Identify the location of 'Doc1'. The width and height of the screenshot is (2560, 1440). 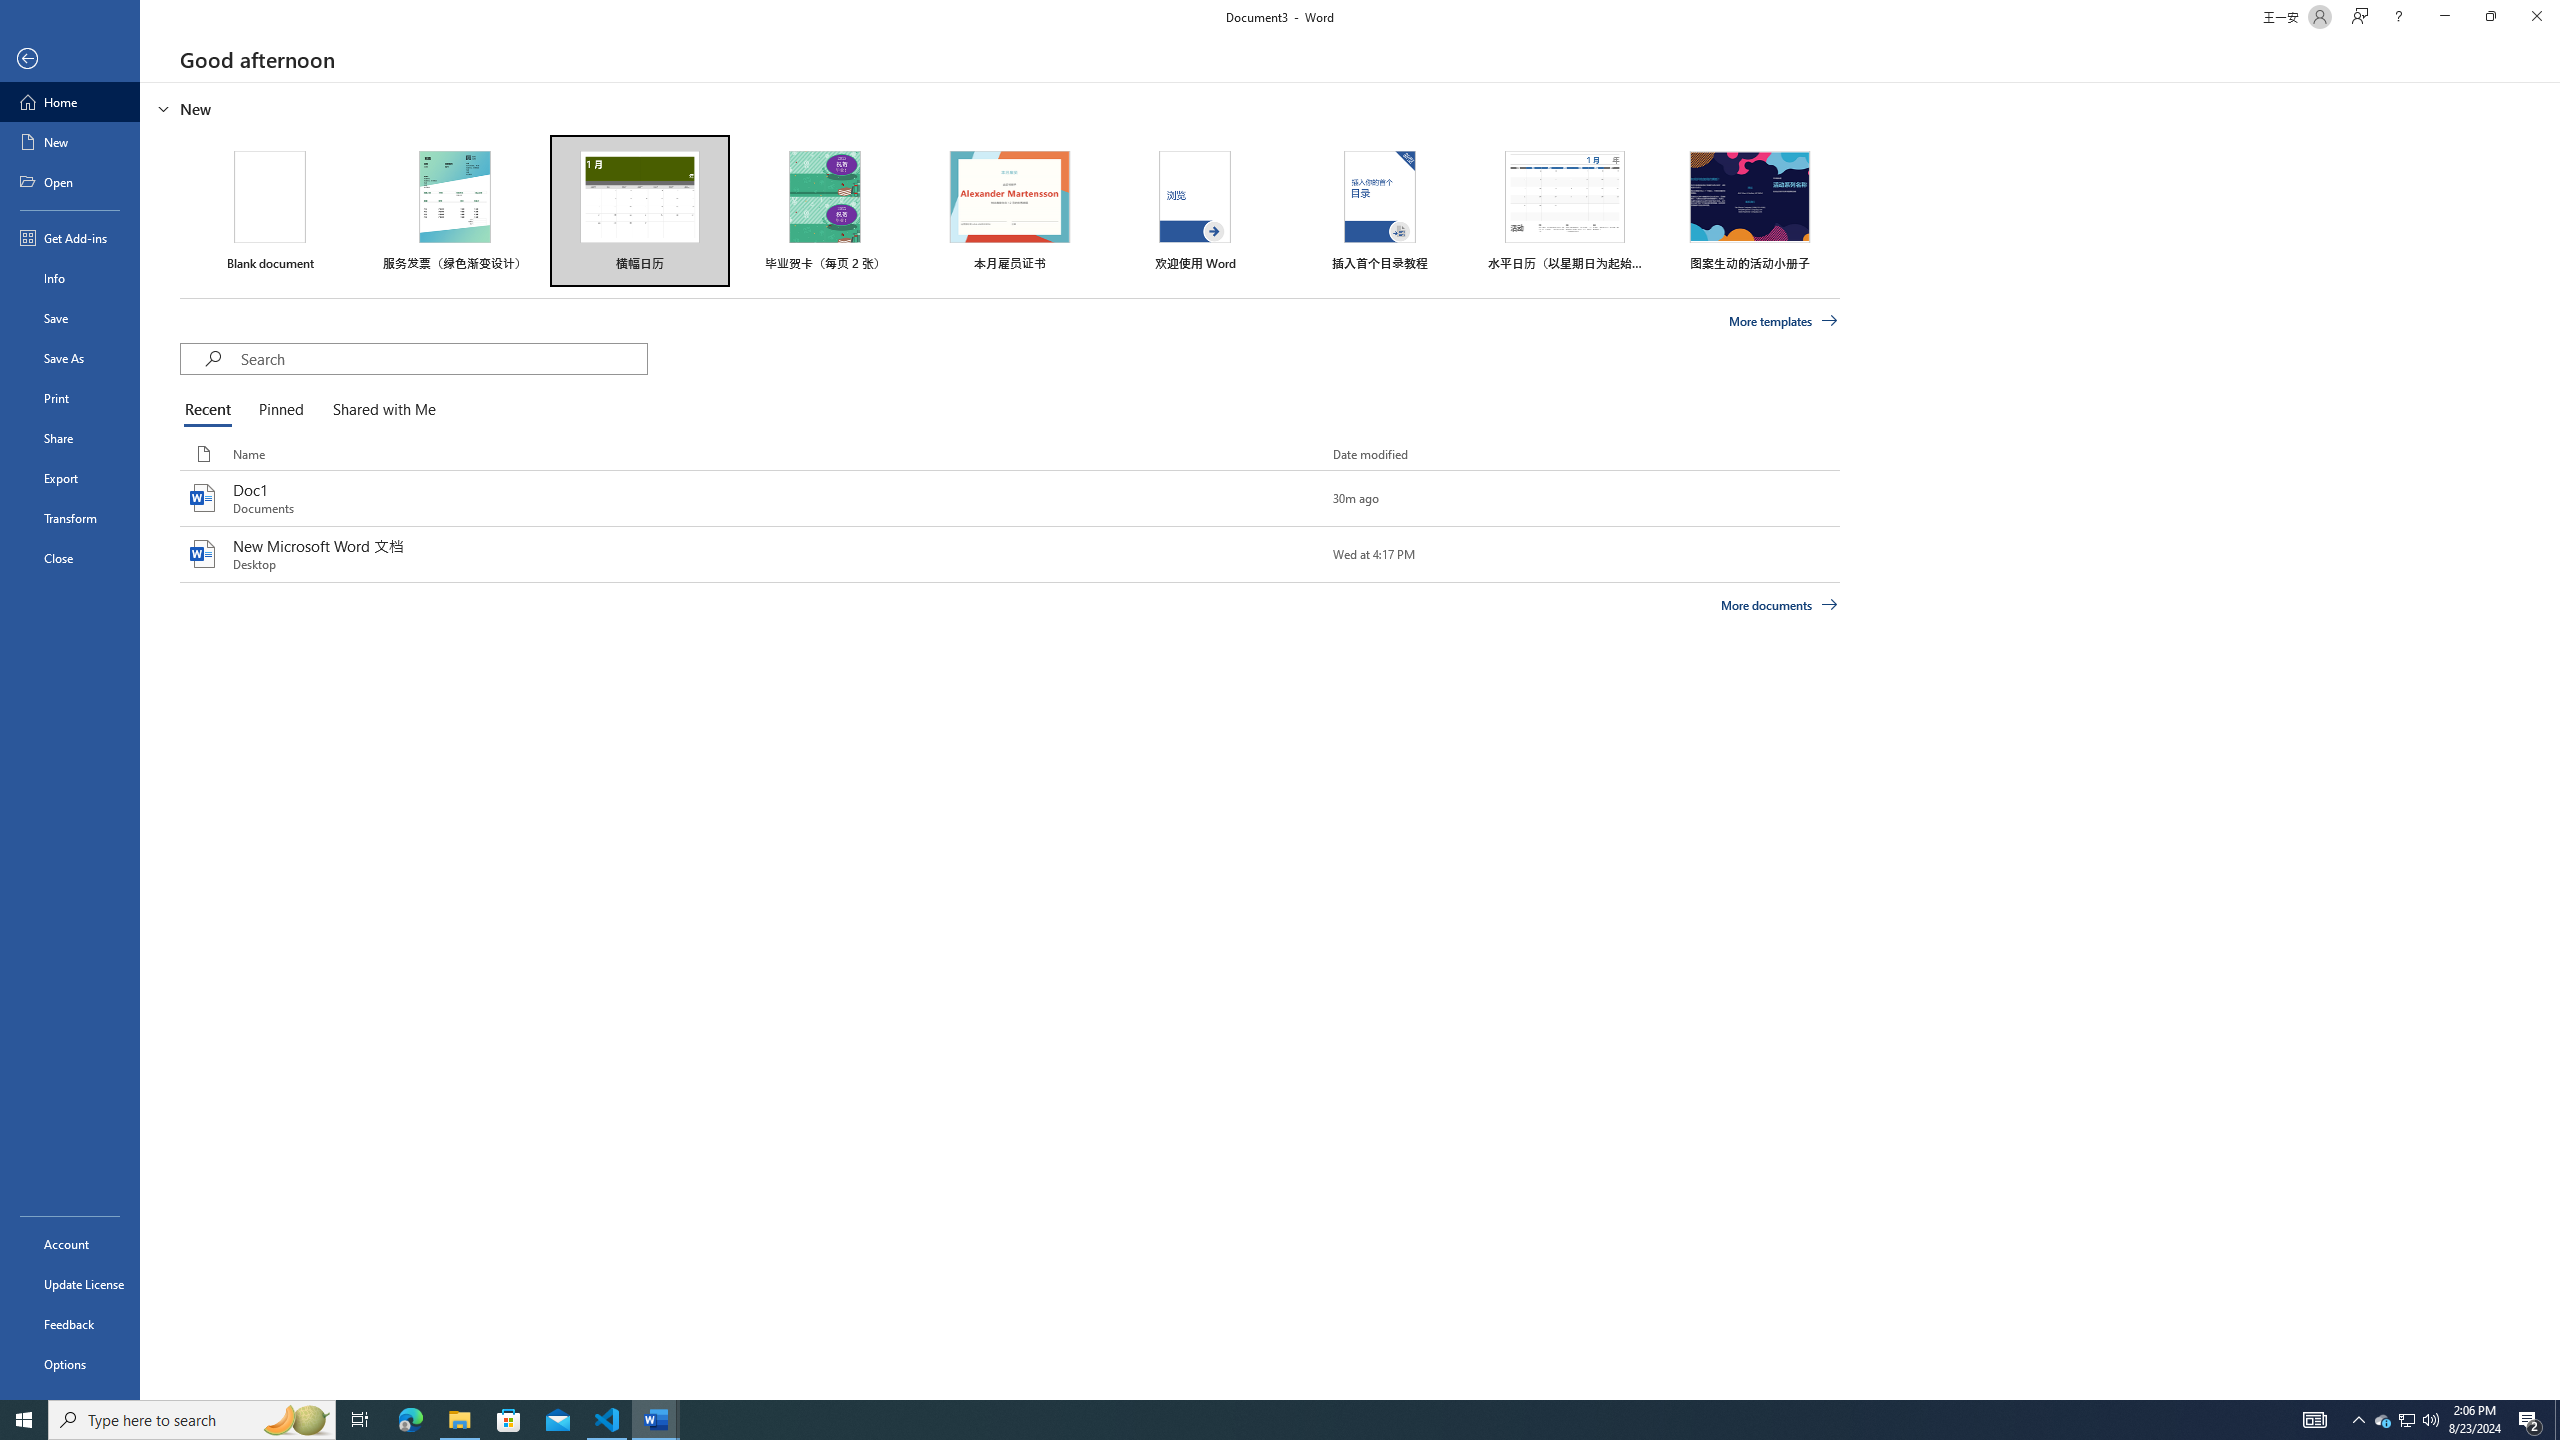
(1008, 497).